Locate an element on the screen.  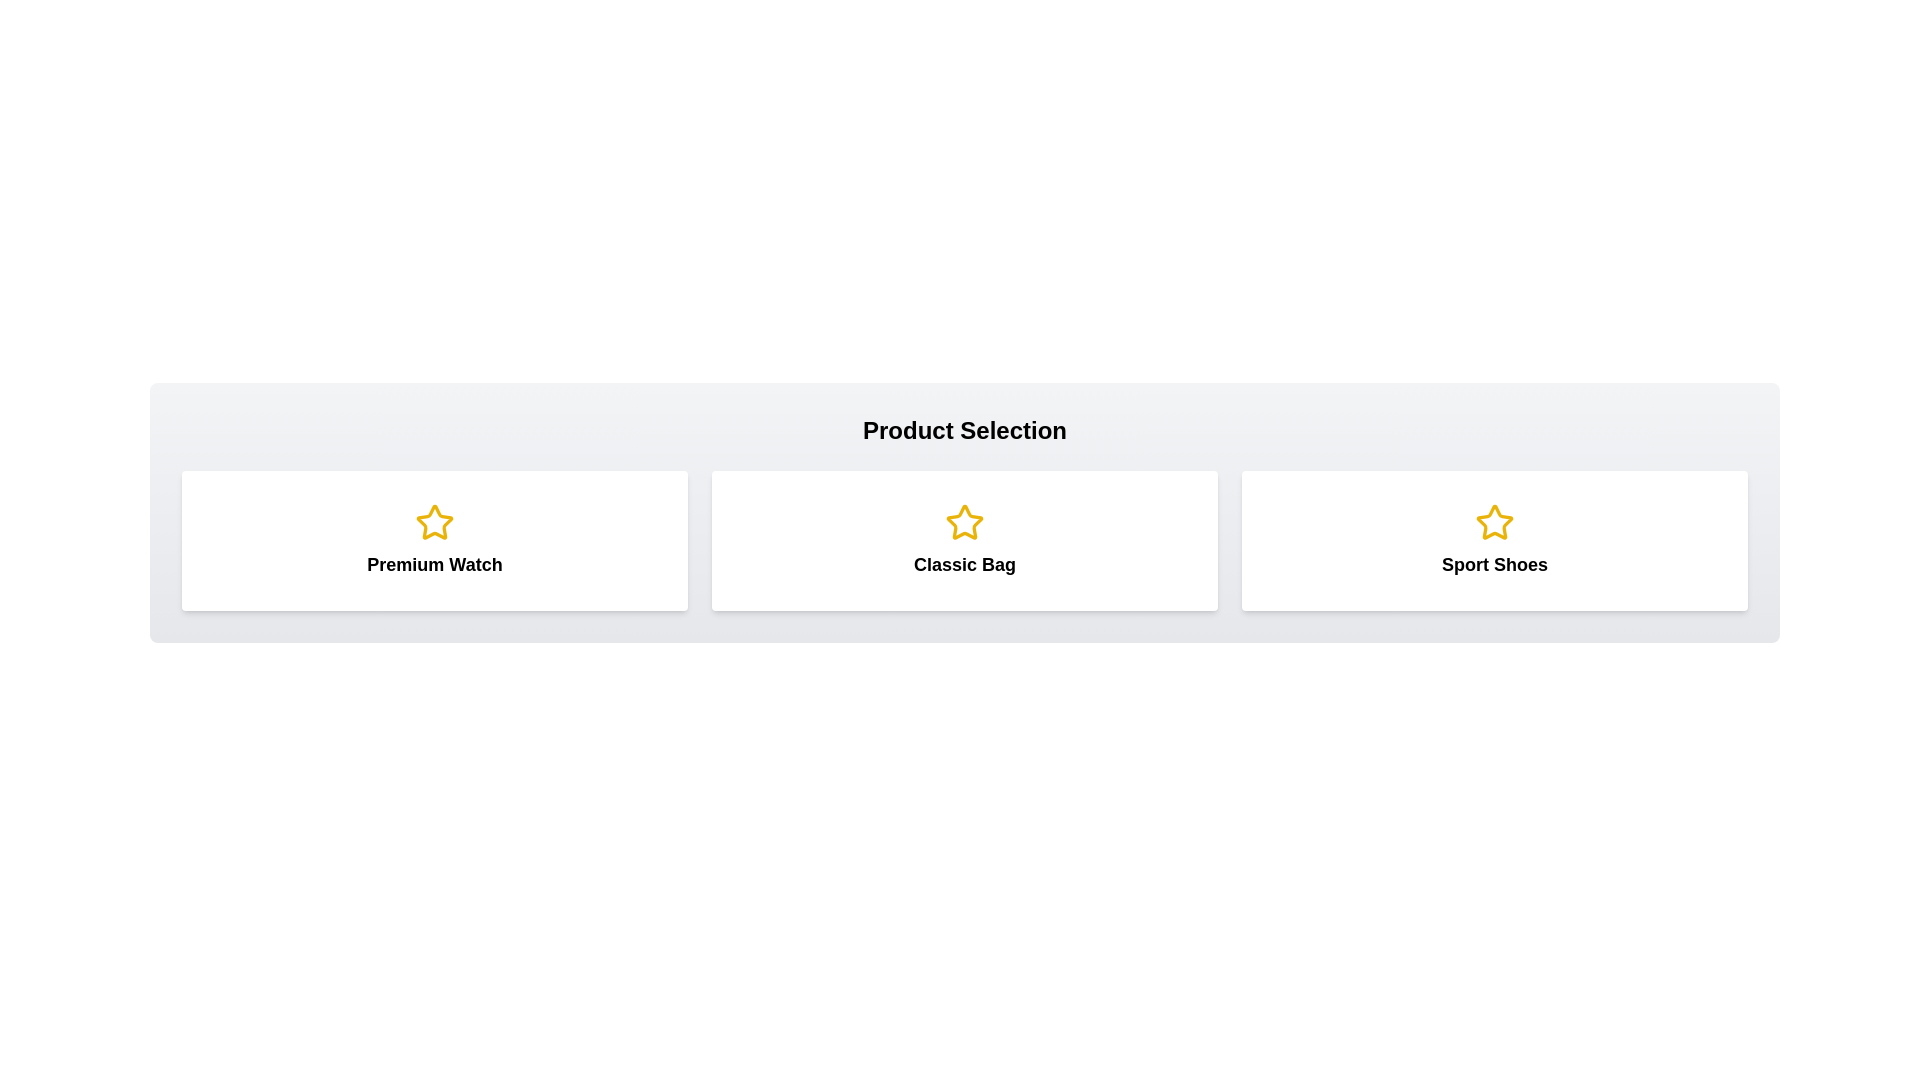
the yellow star icon located in the leftmost card labeled 'Premium Watch' under the 'Product Selection' heading is located at coordinates (434, 521).